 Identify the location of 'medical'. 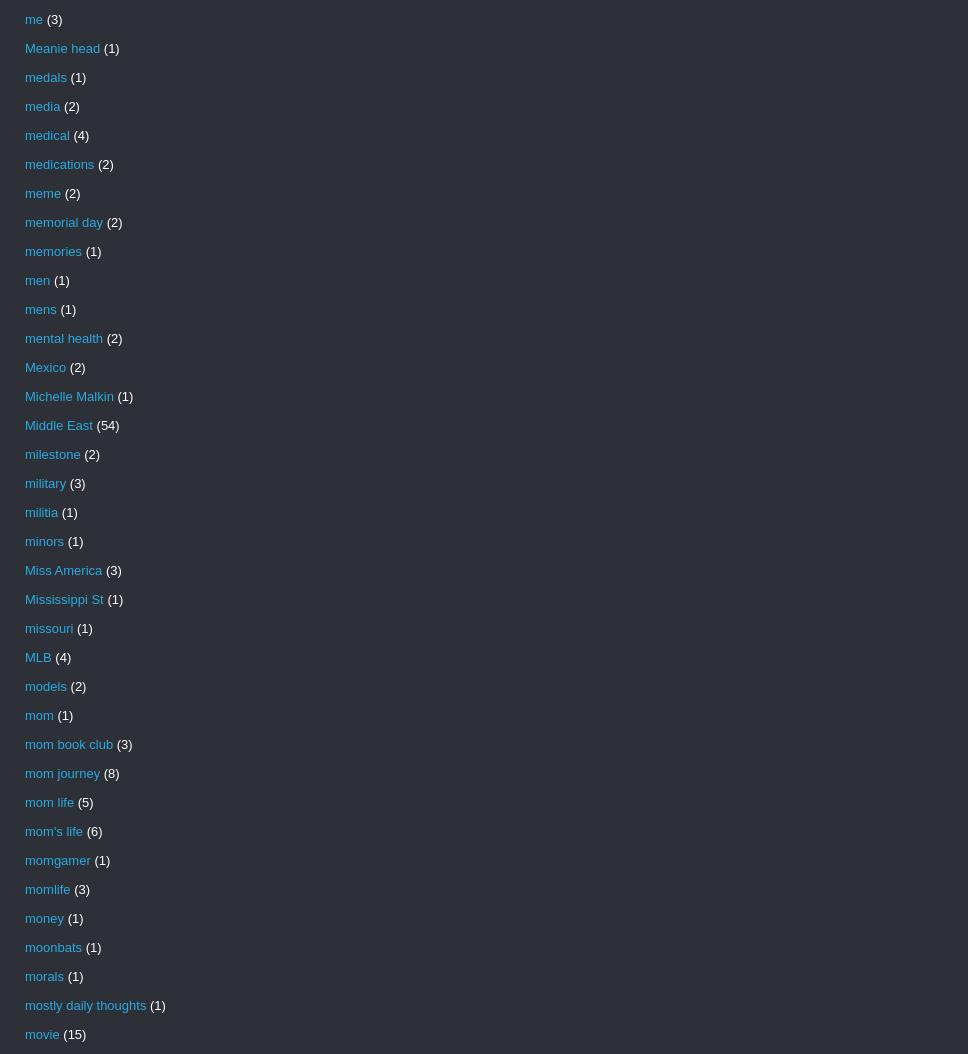
(46, 135).